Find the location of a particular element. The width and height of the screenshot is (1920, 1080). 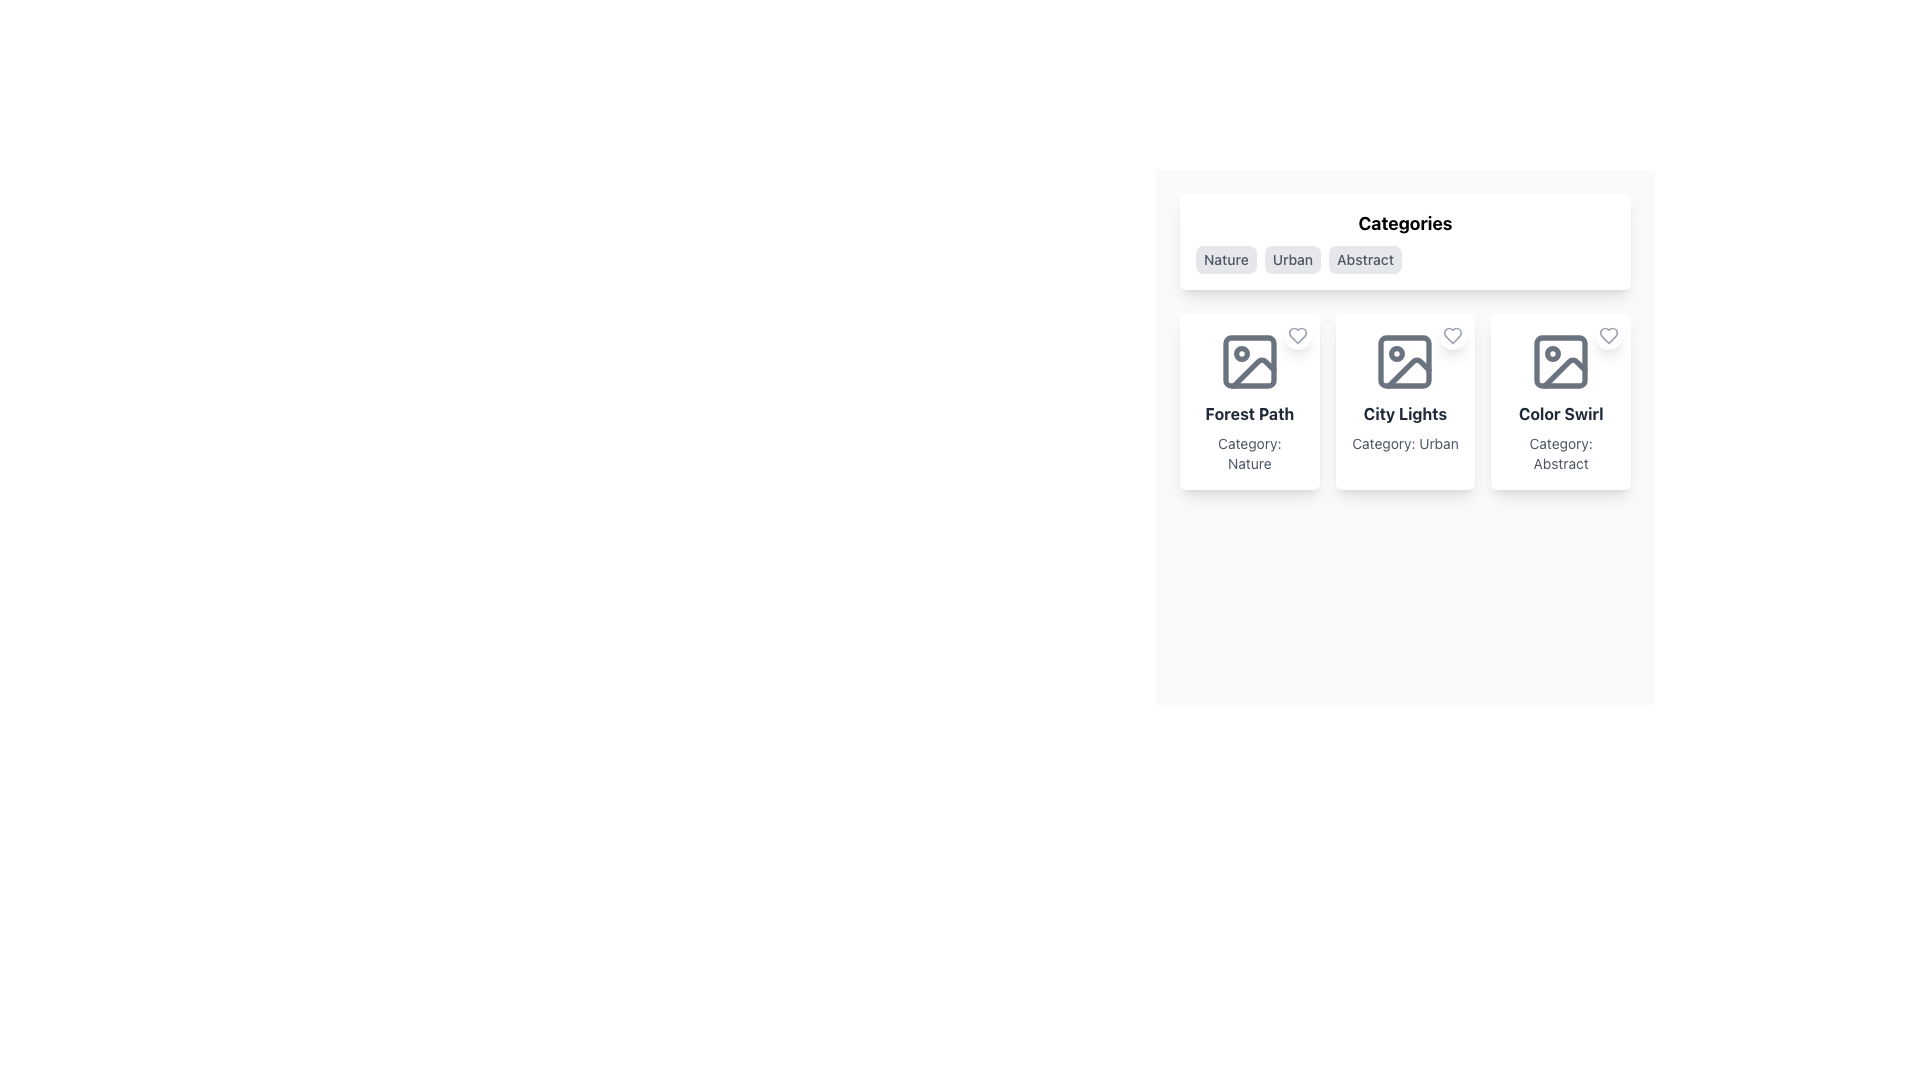

the 'Urban' category selection button, which is the second button in a row of three buttons labeled 'Nature', 'Urban', and 'Abstract', located below the title 'Categories' is located at coordinates (1292, 258).